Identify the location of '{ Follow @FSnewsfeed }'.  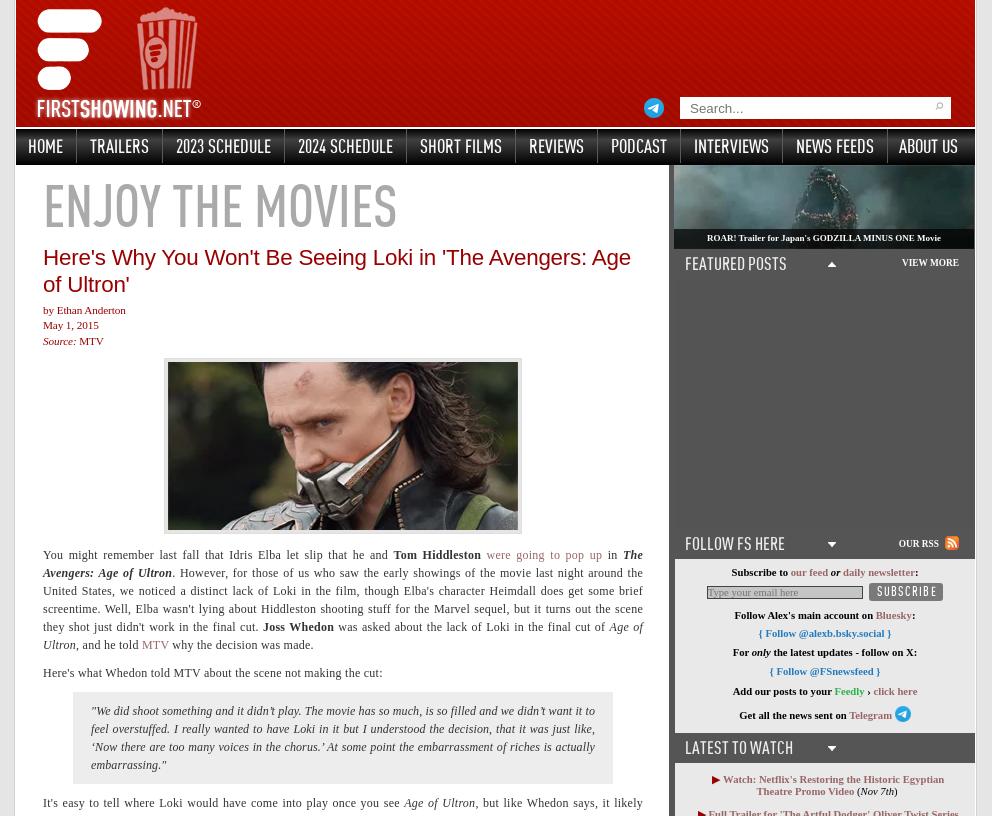
(824, 669).